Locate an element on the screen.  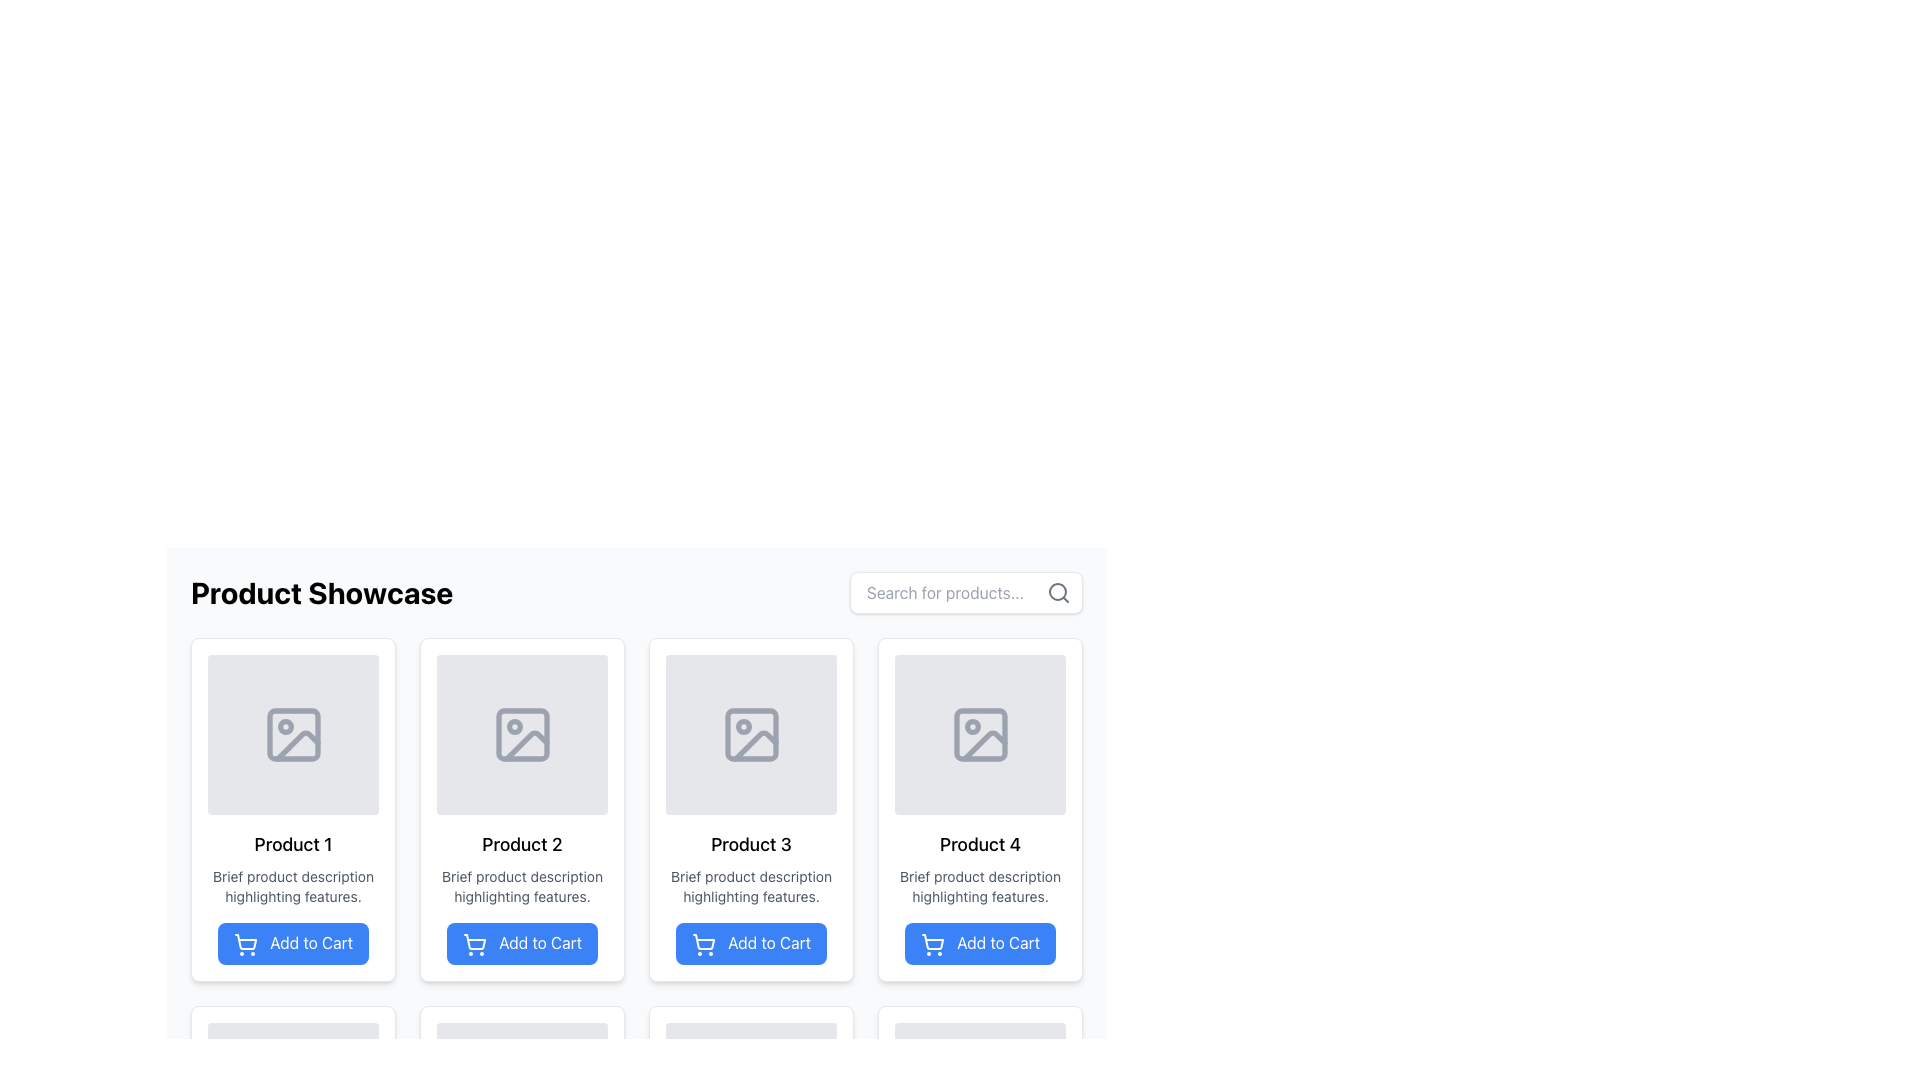
text content displayed as the product name in the fourth product card, located below the image and above the product description and 'Add to Cart' button is located at coordinates (980, 844).